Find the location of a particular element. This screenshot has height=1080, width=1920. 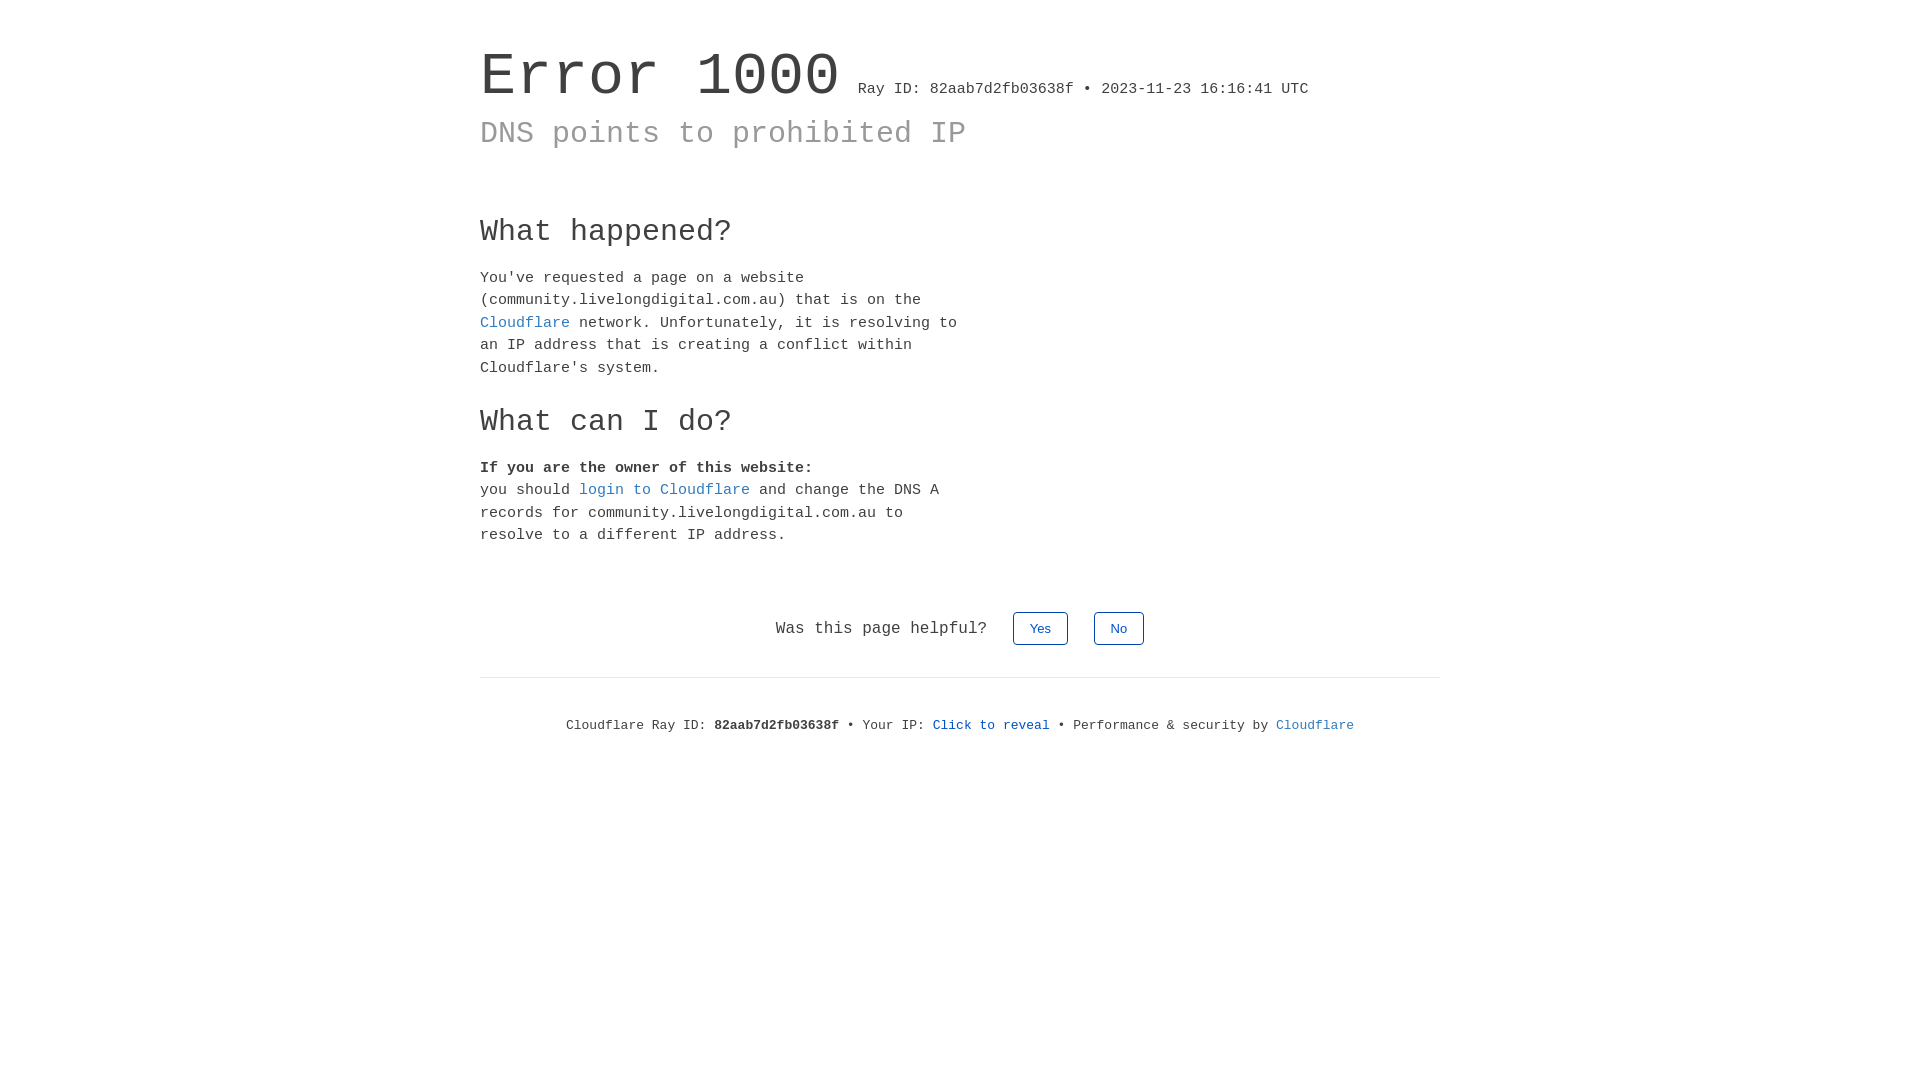

'login to Cloudflare' is located at coordinates (664, 490).